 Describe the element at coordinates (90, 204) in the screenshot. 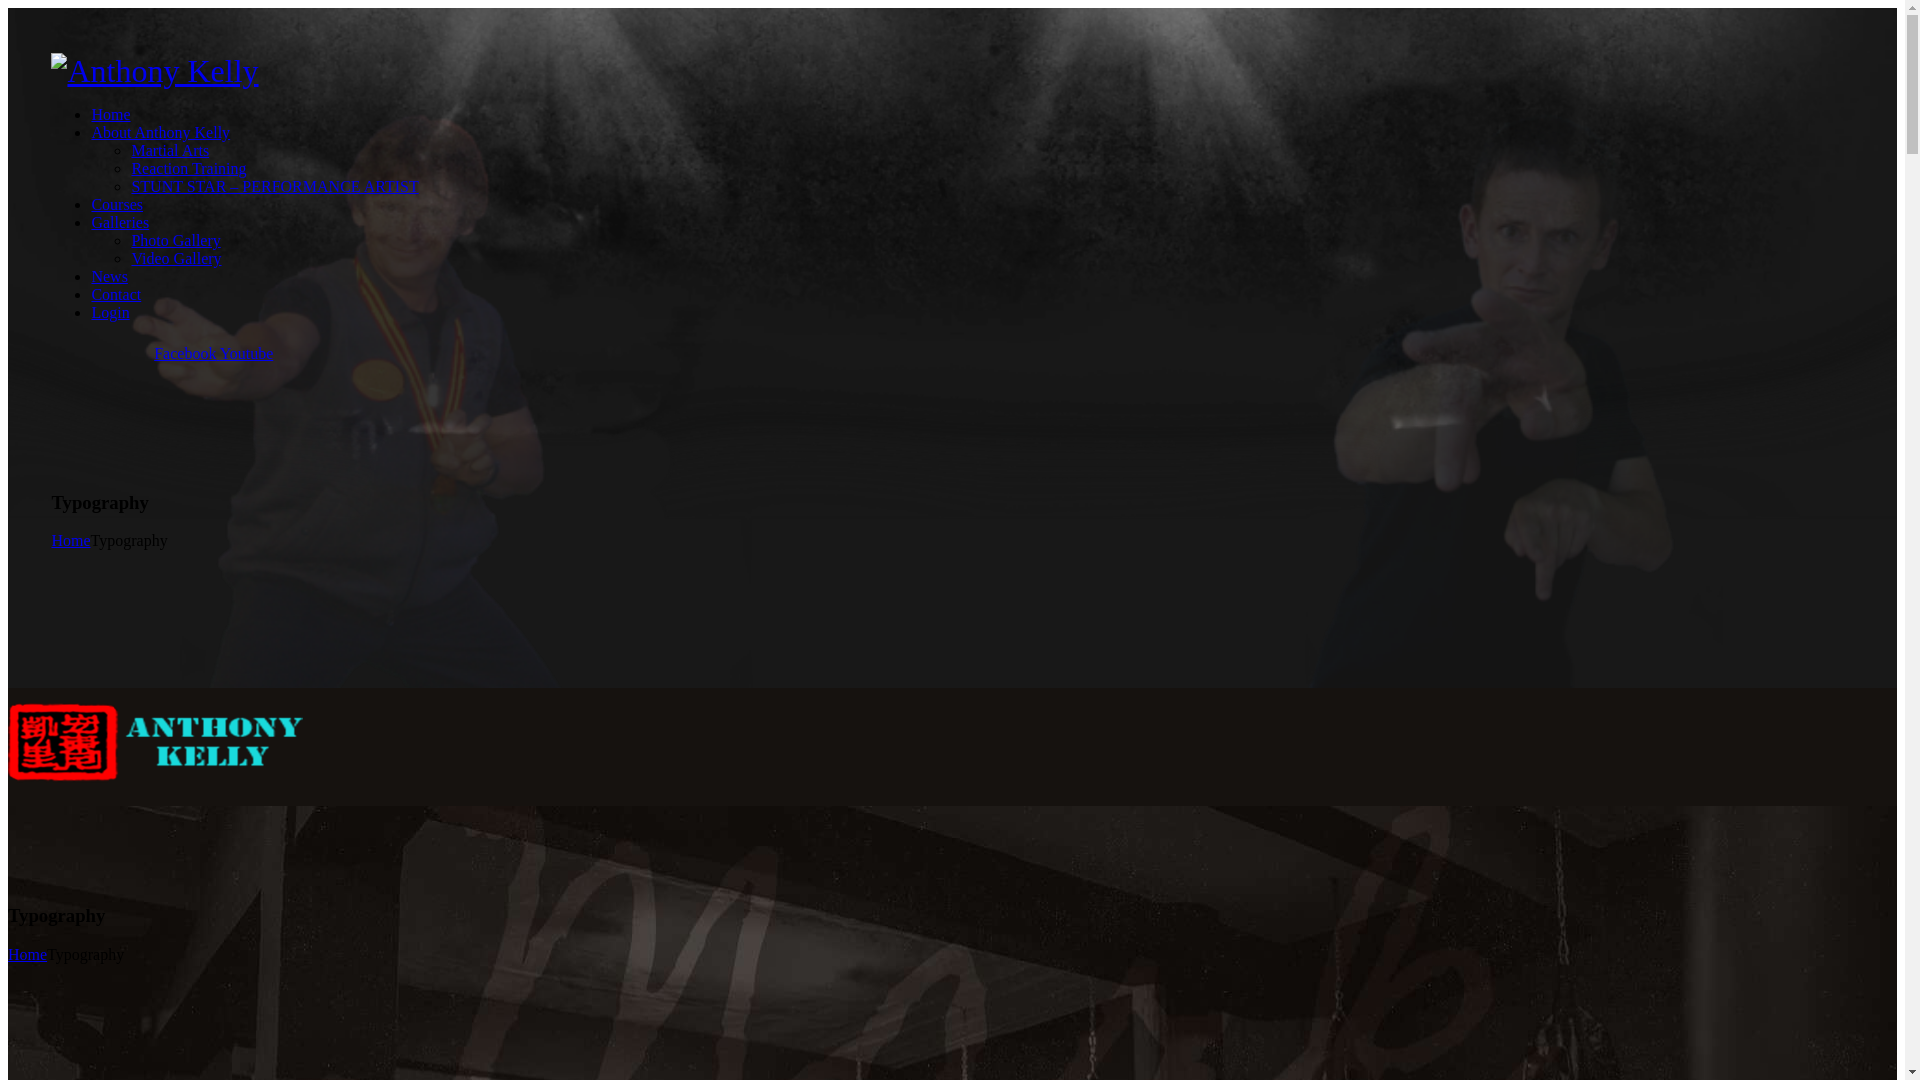

I see `'Courses'` at that location.